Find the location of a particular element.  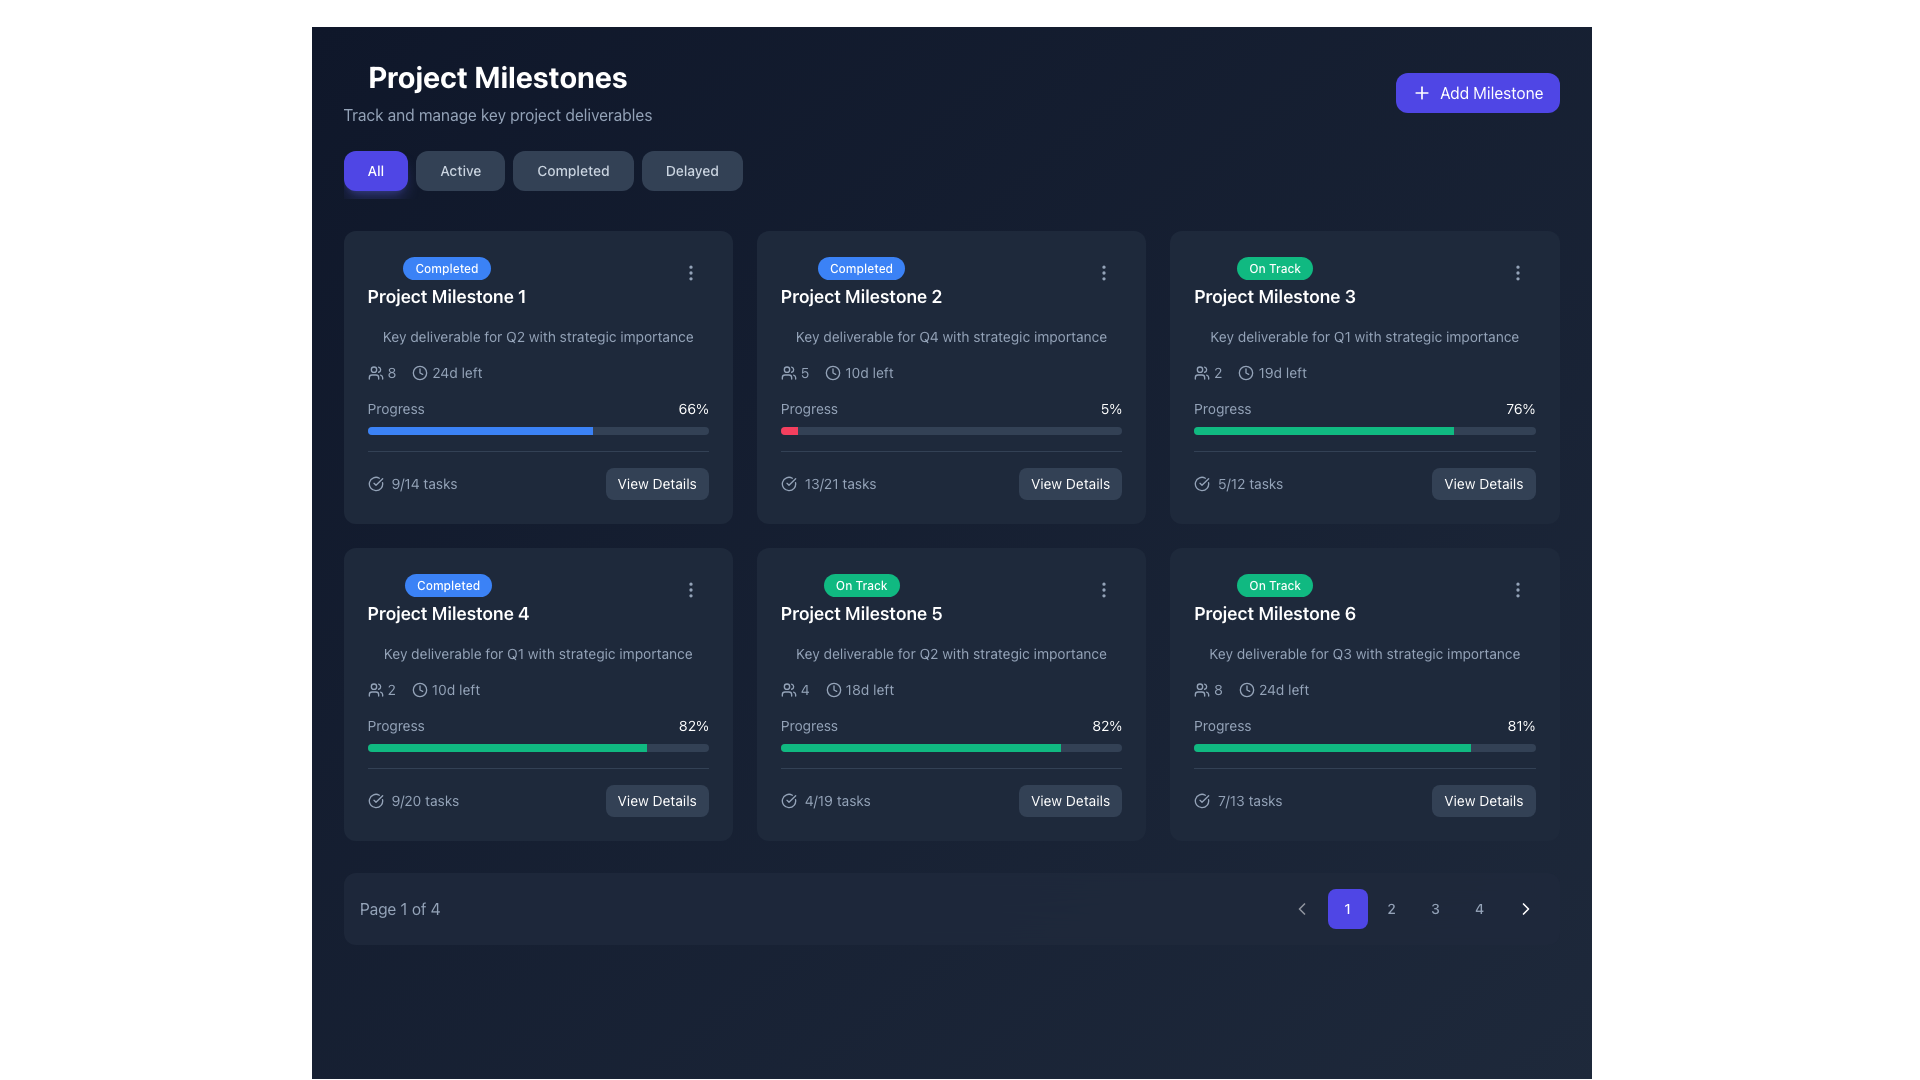

the circular segment of the SVG graphic element styled with 'currentColor' within the 'Project Milestone 3' card is located at coordinates (1201, 483).